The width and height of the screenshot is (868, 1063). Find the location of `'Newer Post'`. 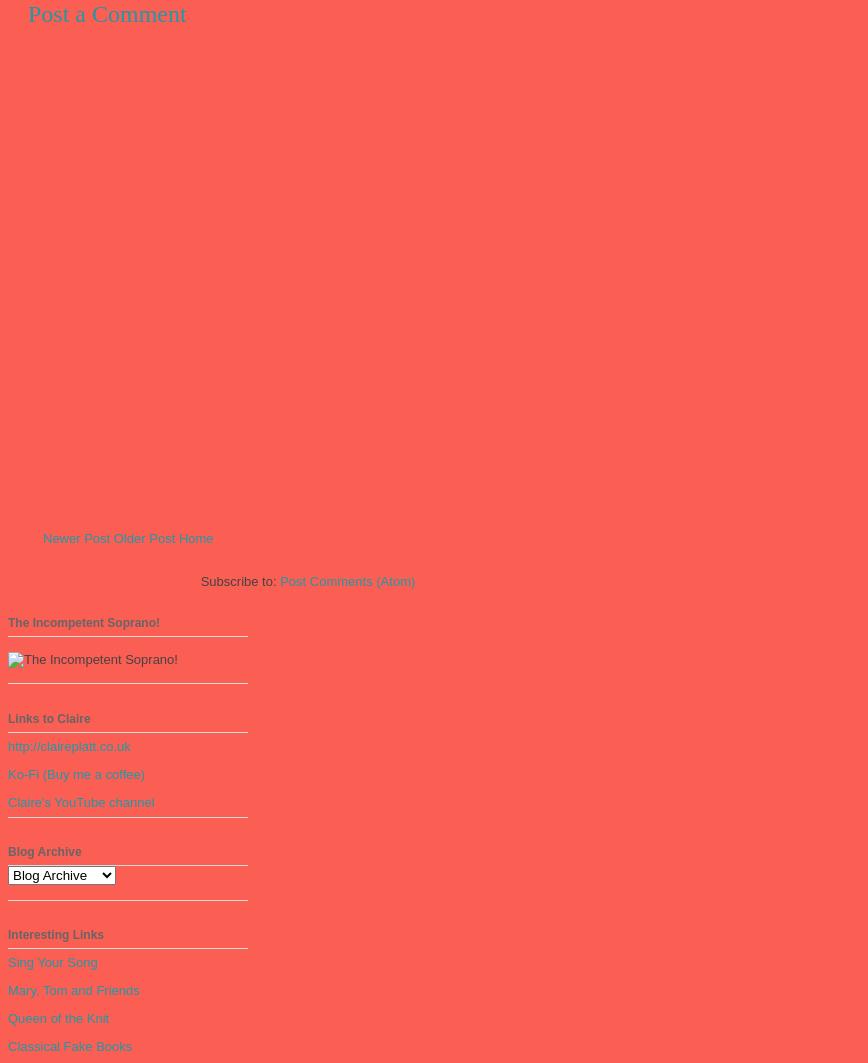

'Newer Post' is located at coordinates (42, 537).